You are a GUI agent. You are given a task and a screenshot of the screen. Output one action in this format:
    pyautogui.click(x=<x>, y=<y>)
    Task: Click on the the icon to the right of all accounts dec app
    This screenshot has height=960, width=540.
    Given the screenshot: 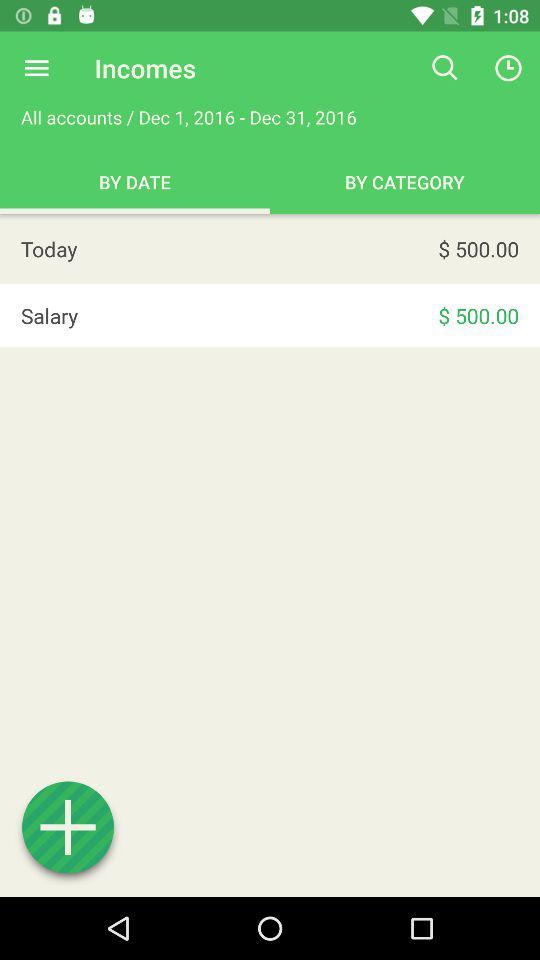 What is the action you would take?
    pyautogui.click(x=445, y=68)
    